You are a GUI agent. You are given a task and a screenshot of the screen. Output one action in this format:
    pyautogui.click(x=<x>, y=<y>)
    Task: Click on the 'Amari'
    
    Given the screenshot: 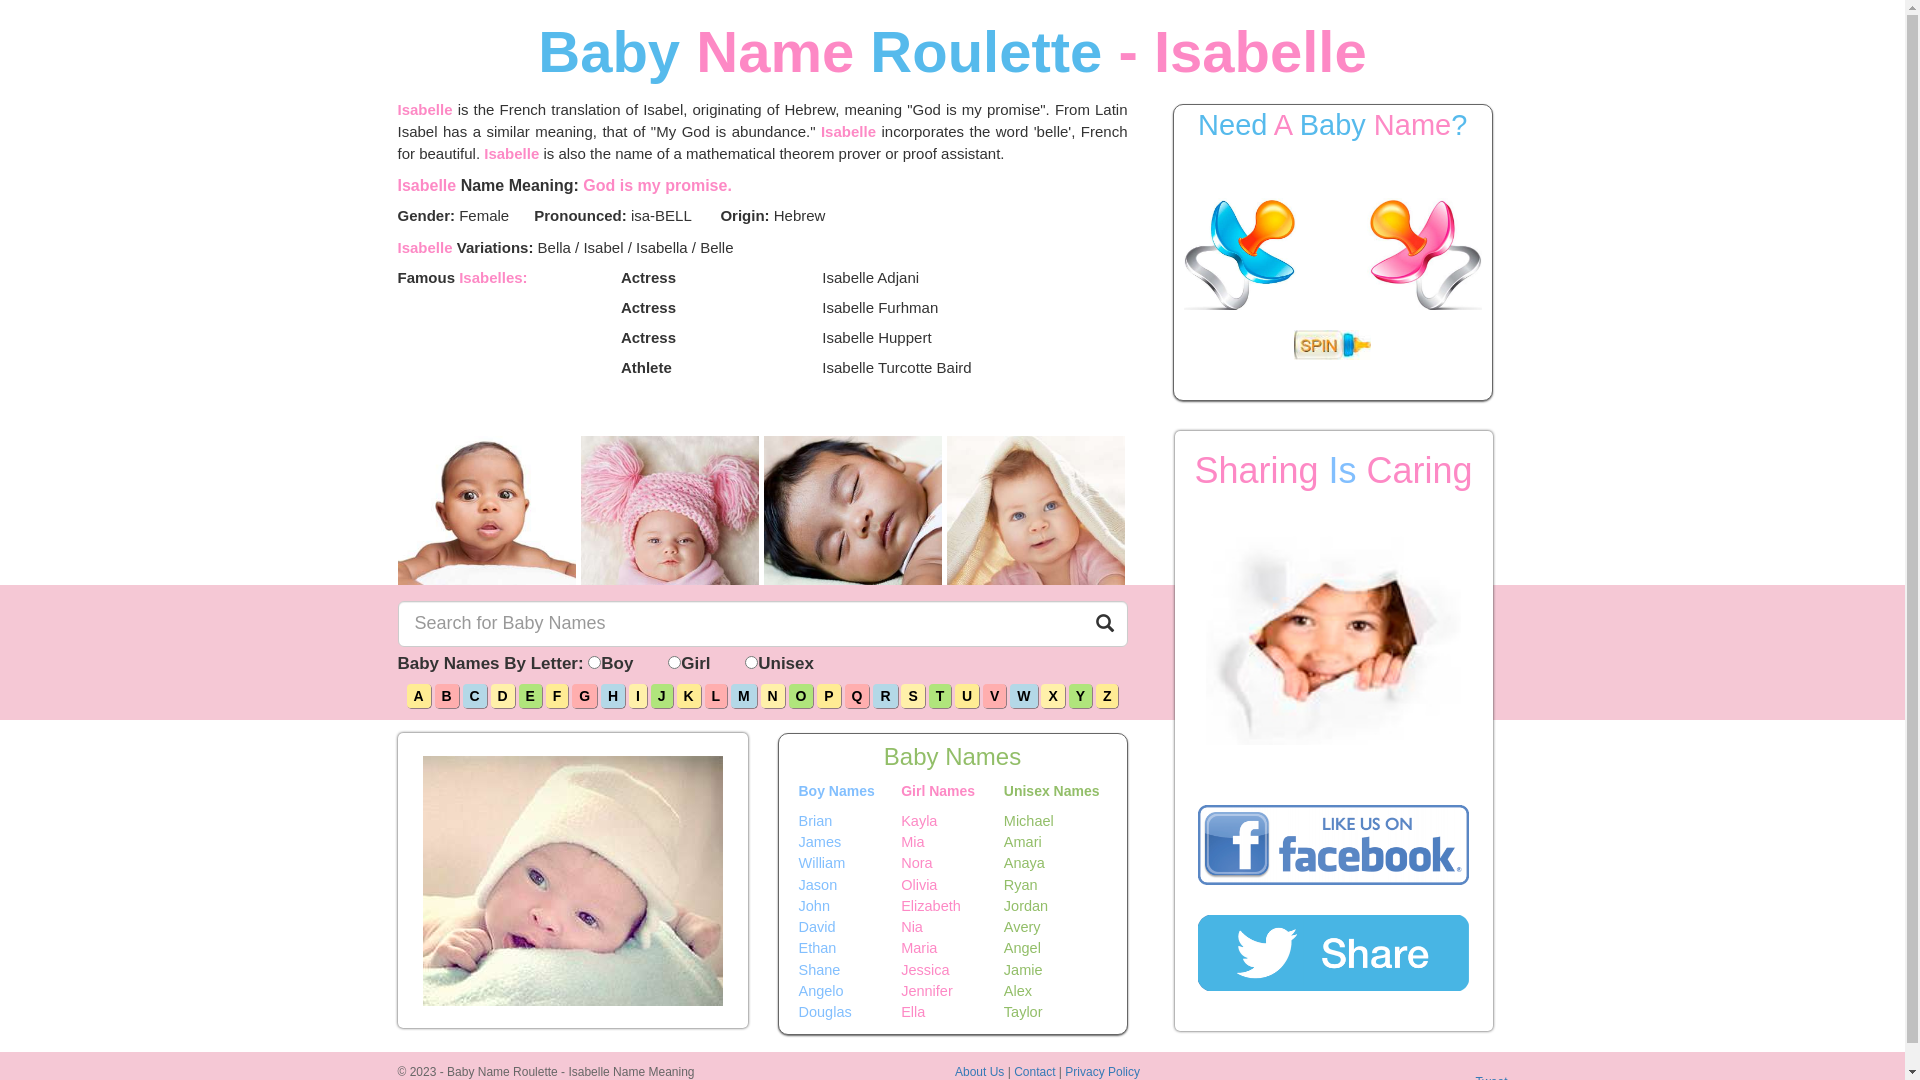 What is the action you would take?
    pyautogui.click(x=1054, y=842)
    